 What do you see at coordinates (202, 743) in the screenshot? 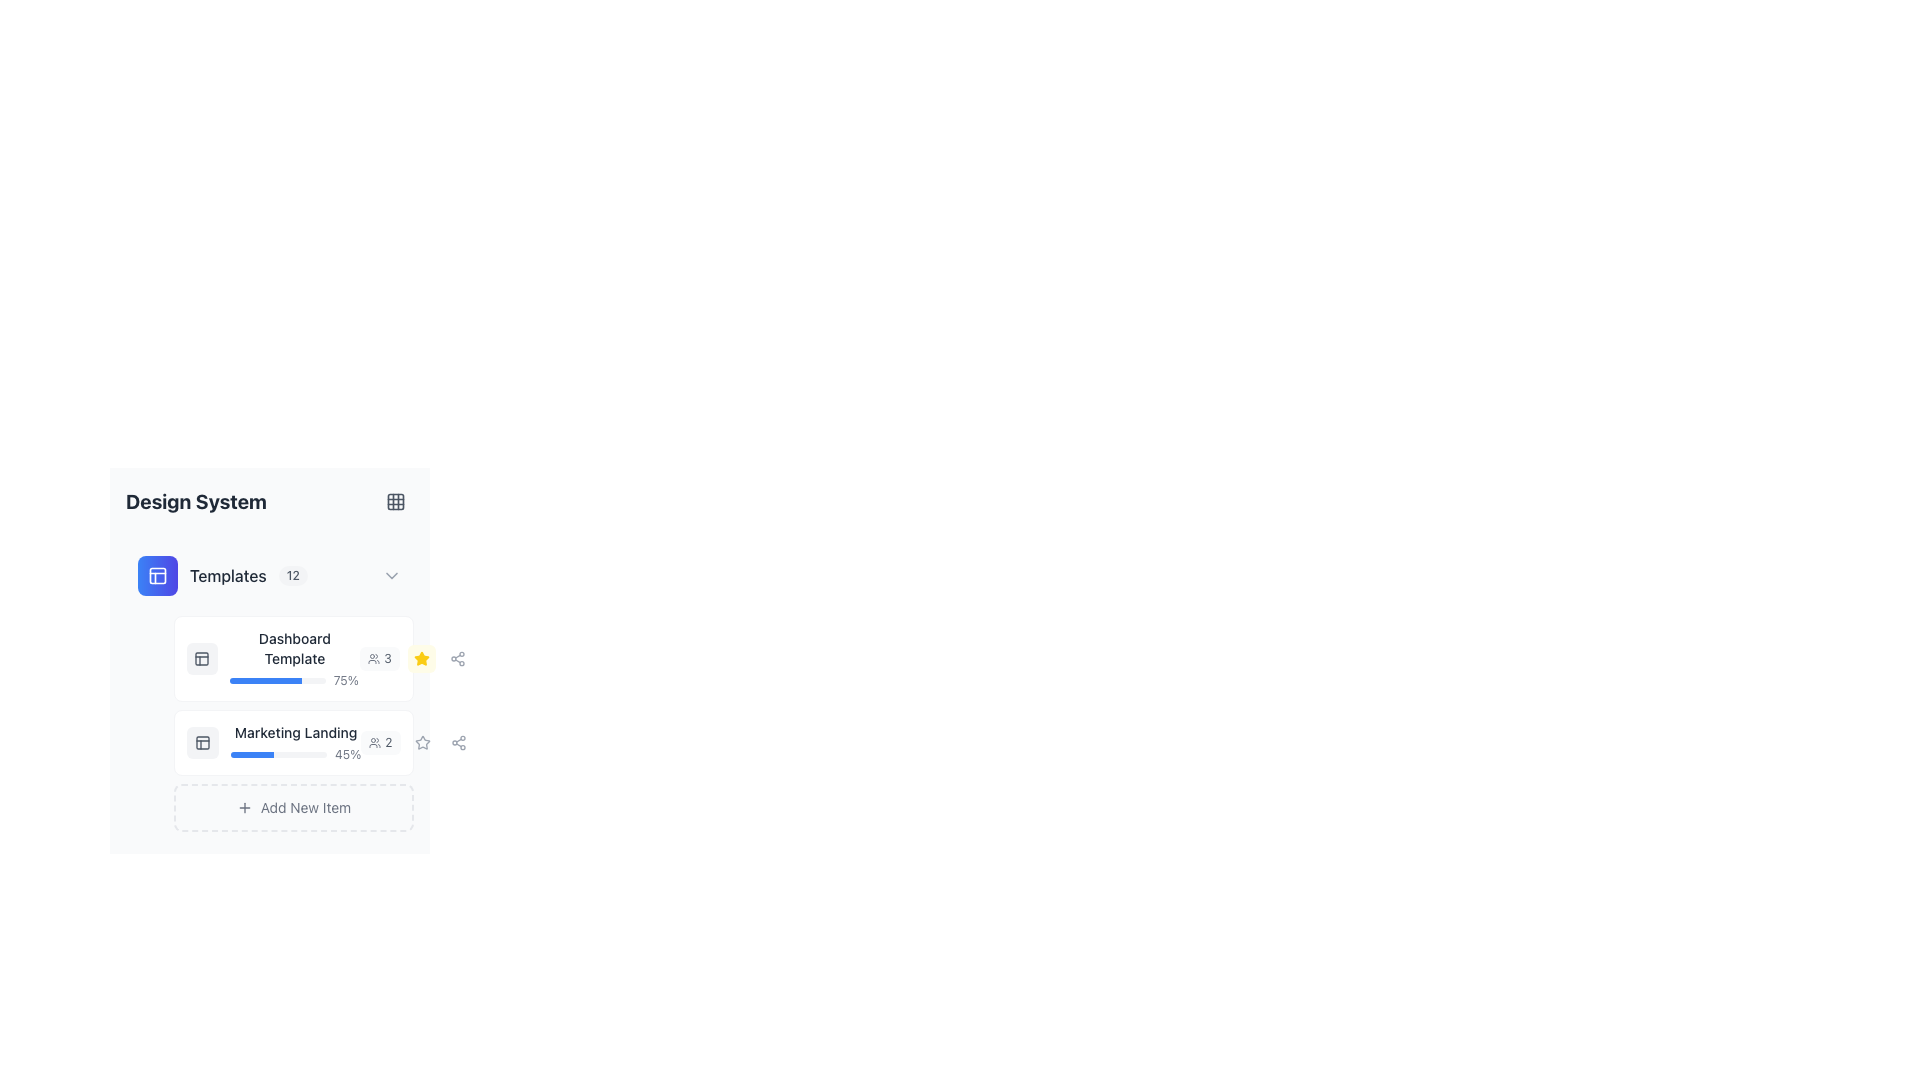
I see `the Icon button with a grid pattern, which is located to the left of the 'Marketing Landing' label` at bounding box center [202, 743].